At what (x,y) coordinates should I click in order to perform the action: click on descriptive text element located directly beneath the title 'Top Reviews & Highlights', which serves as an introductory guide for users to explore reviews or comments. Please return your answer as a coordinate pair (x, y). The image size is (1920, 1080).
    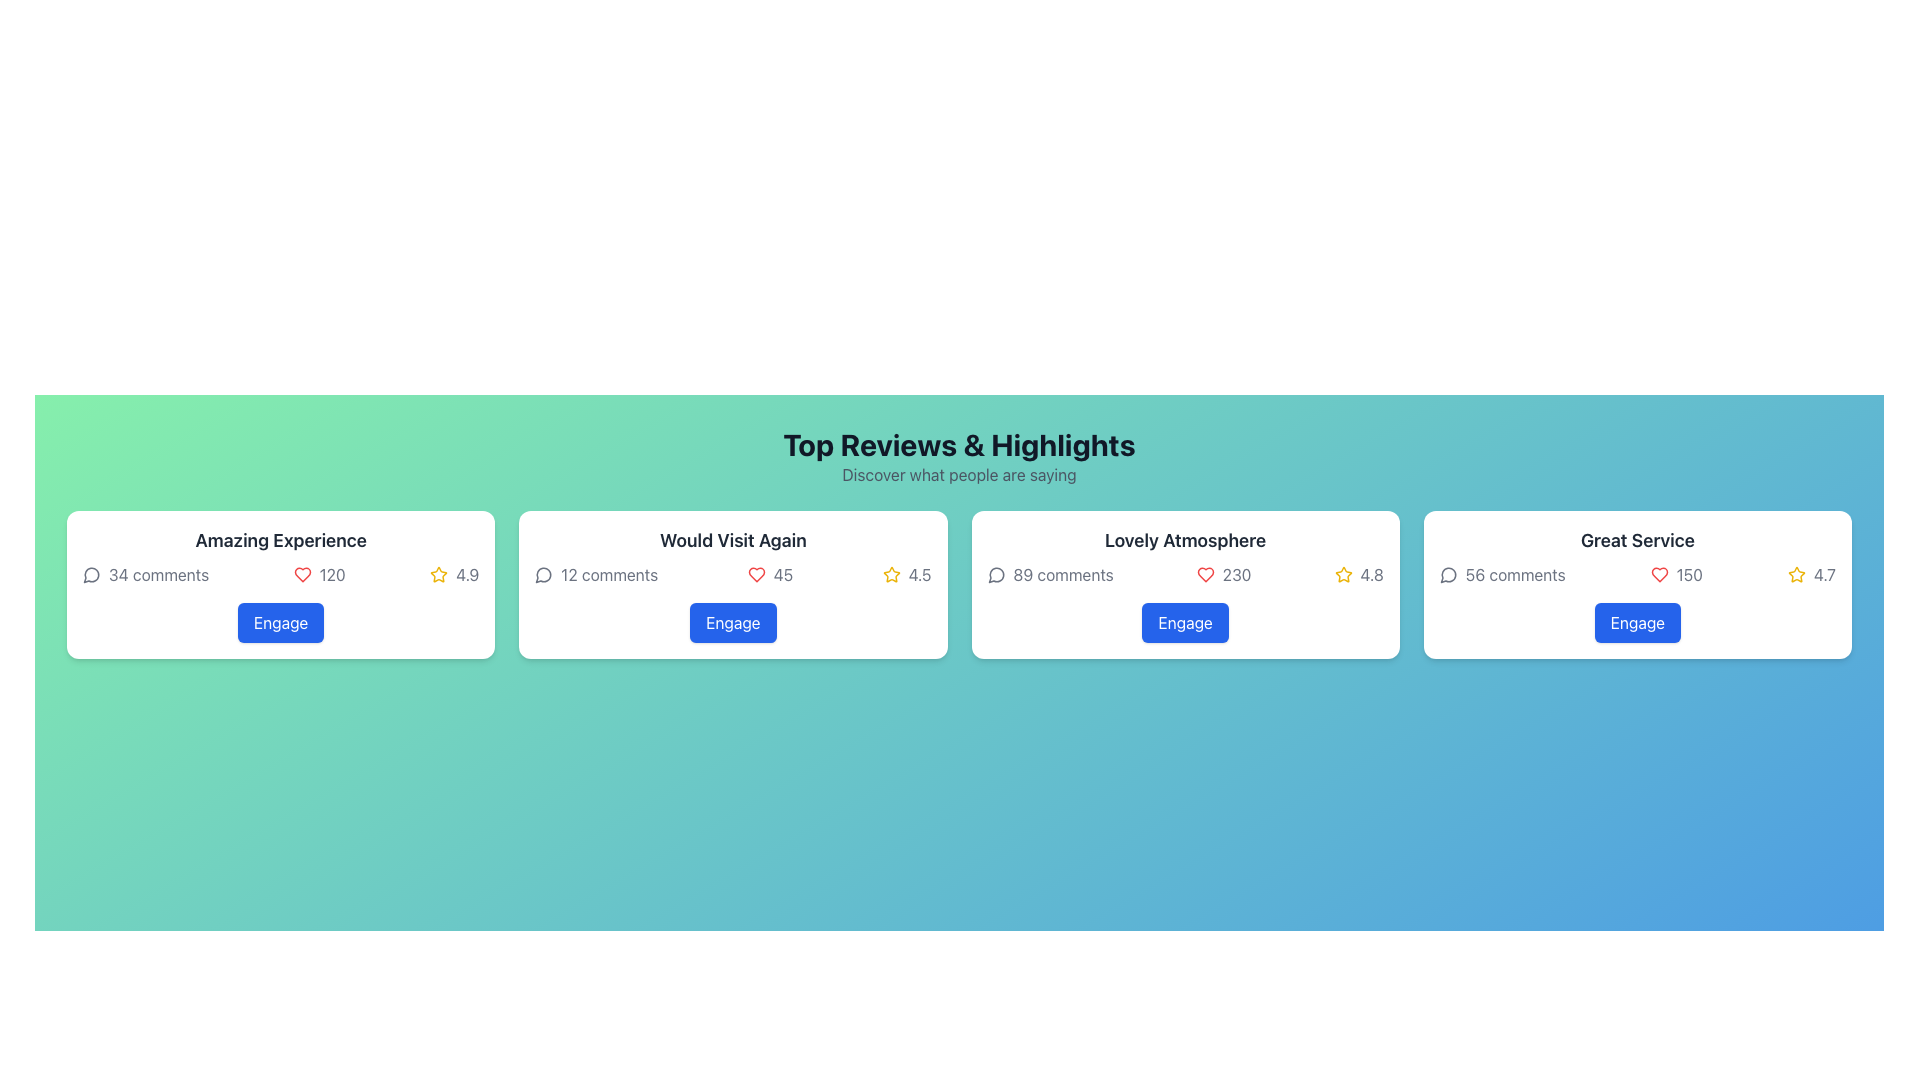
    Looking at the image, I should click on (958, 474).